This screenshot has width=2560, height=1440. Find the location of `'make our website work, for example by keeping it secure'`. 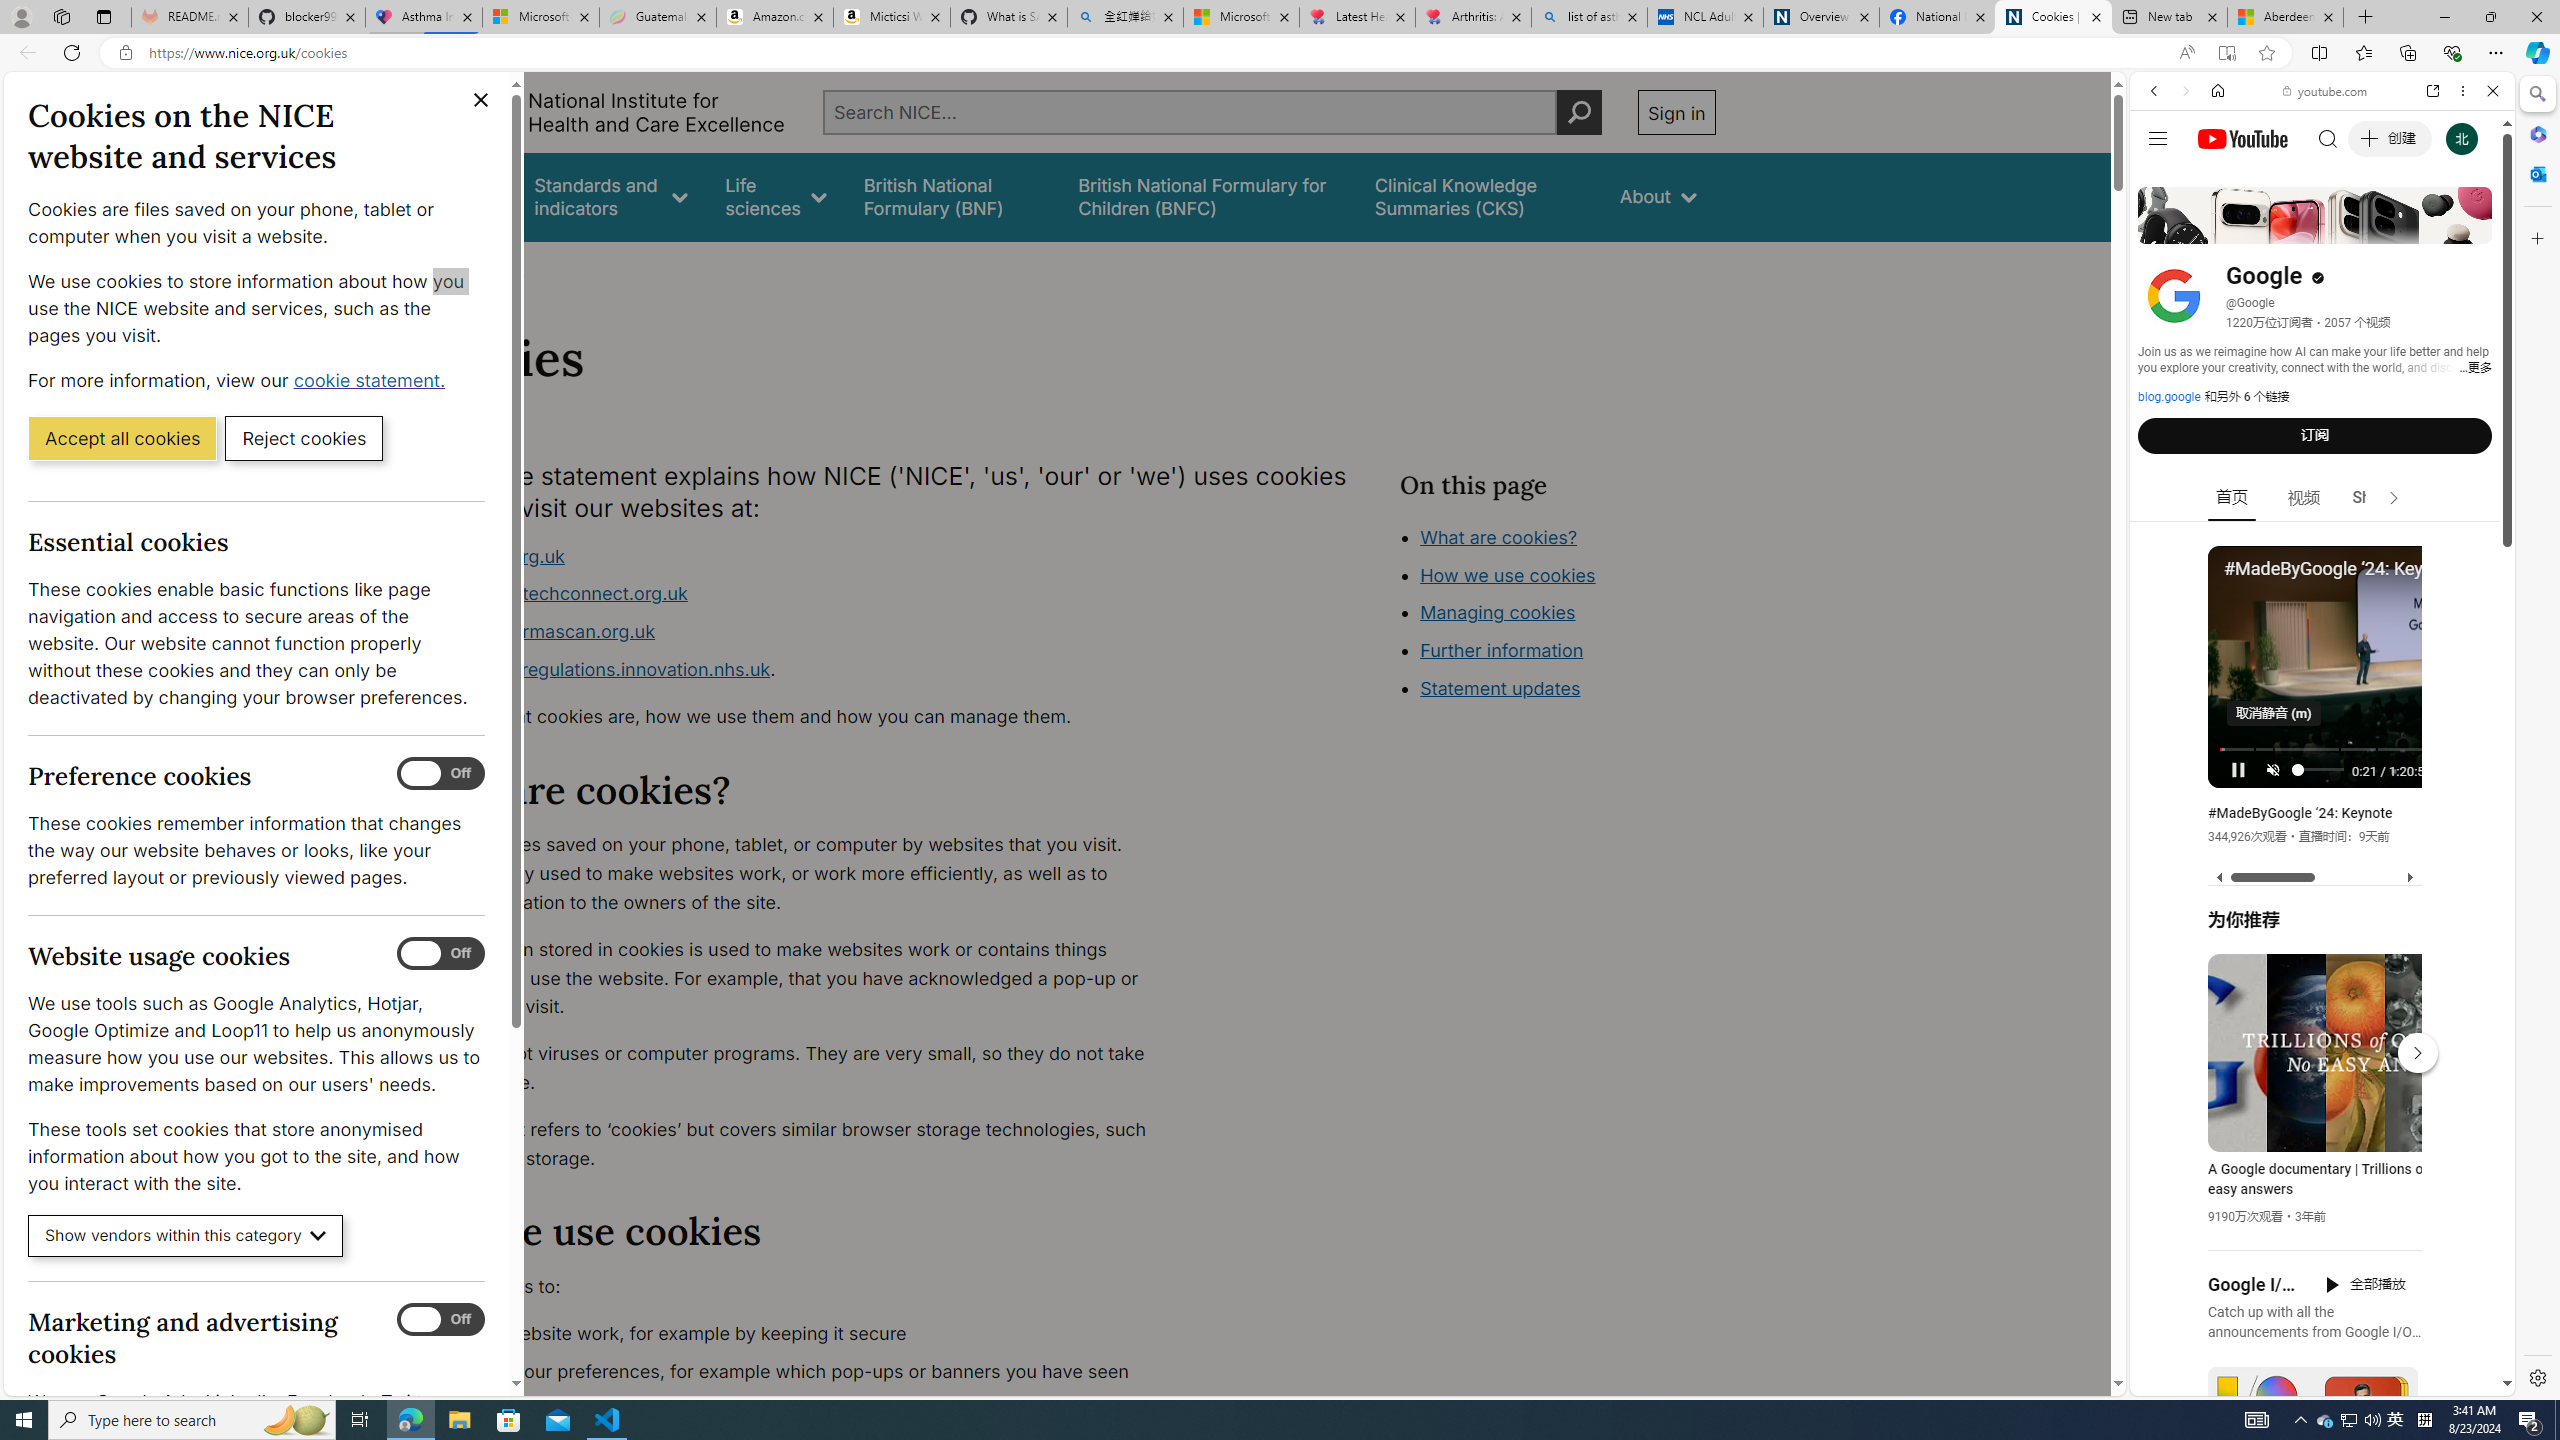

'make our website work, for example by keeping it secure' is located at coordinates (795, 1333).